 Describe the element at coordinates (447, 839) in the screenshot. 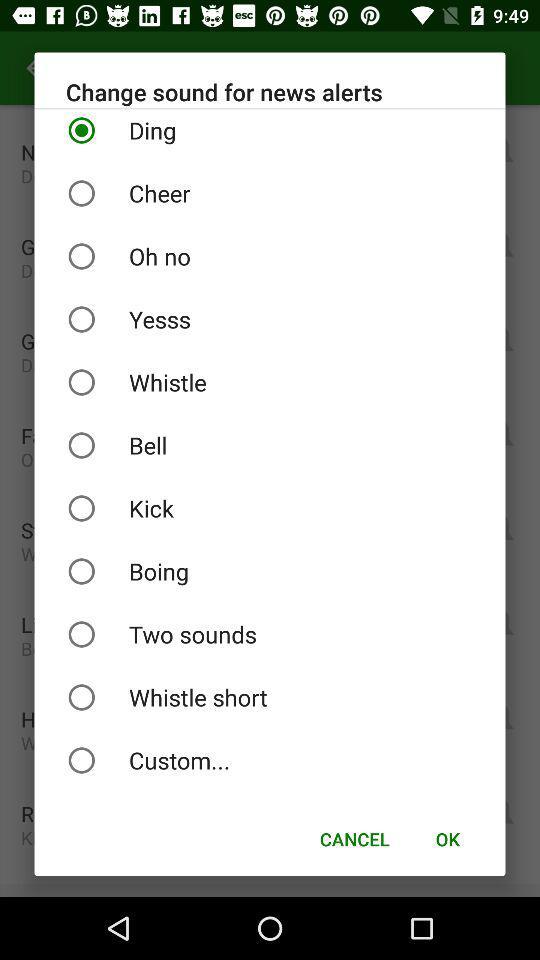

I see `the icon next to cancel item` at that location.